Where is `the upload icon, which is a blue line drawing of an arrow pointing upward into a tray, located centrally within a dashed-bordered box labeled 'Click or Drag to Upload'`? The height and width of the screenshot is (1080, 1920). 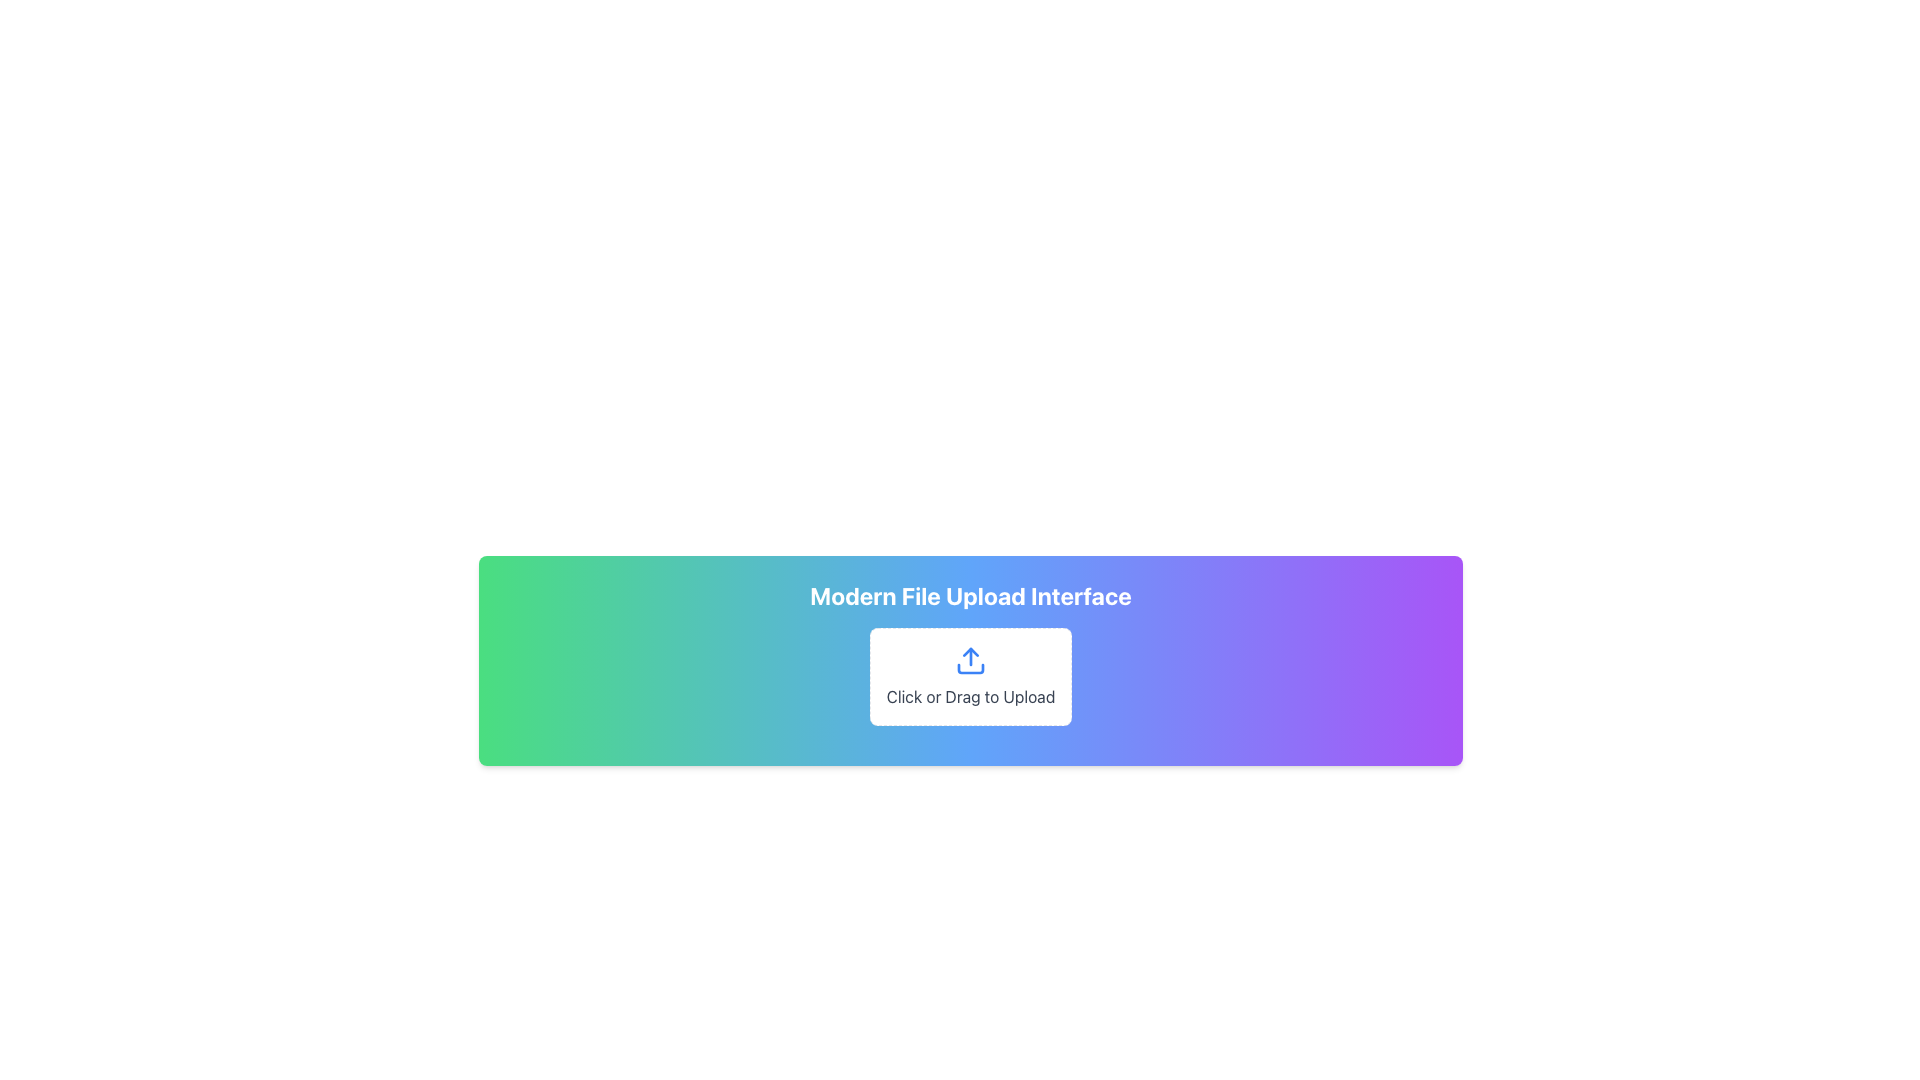 the upload icon, which is a blue line drawing of an arrow pointing upward into a tray, located centrally within a dashed-bordered box labeled 'Click or Drag to Upload' is located at coordinates (970, 660).